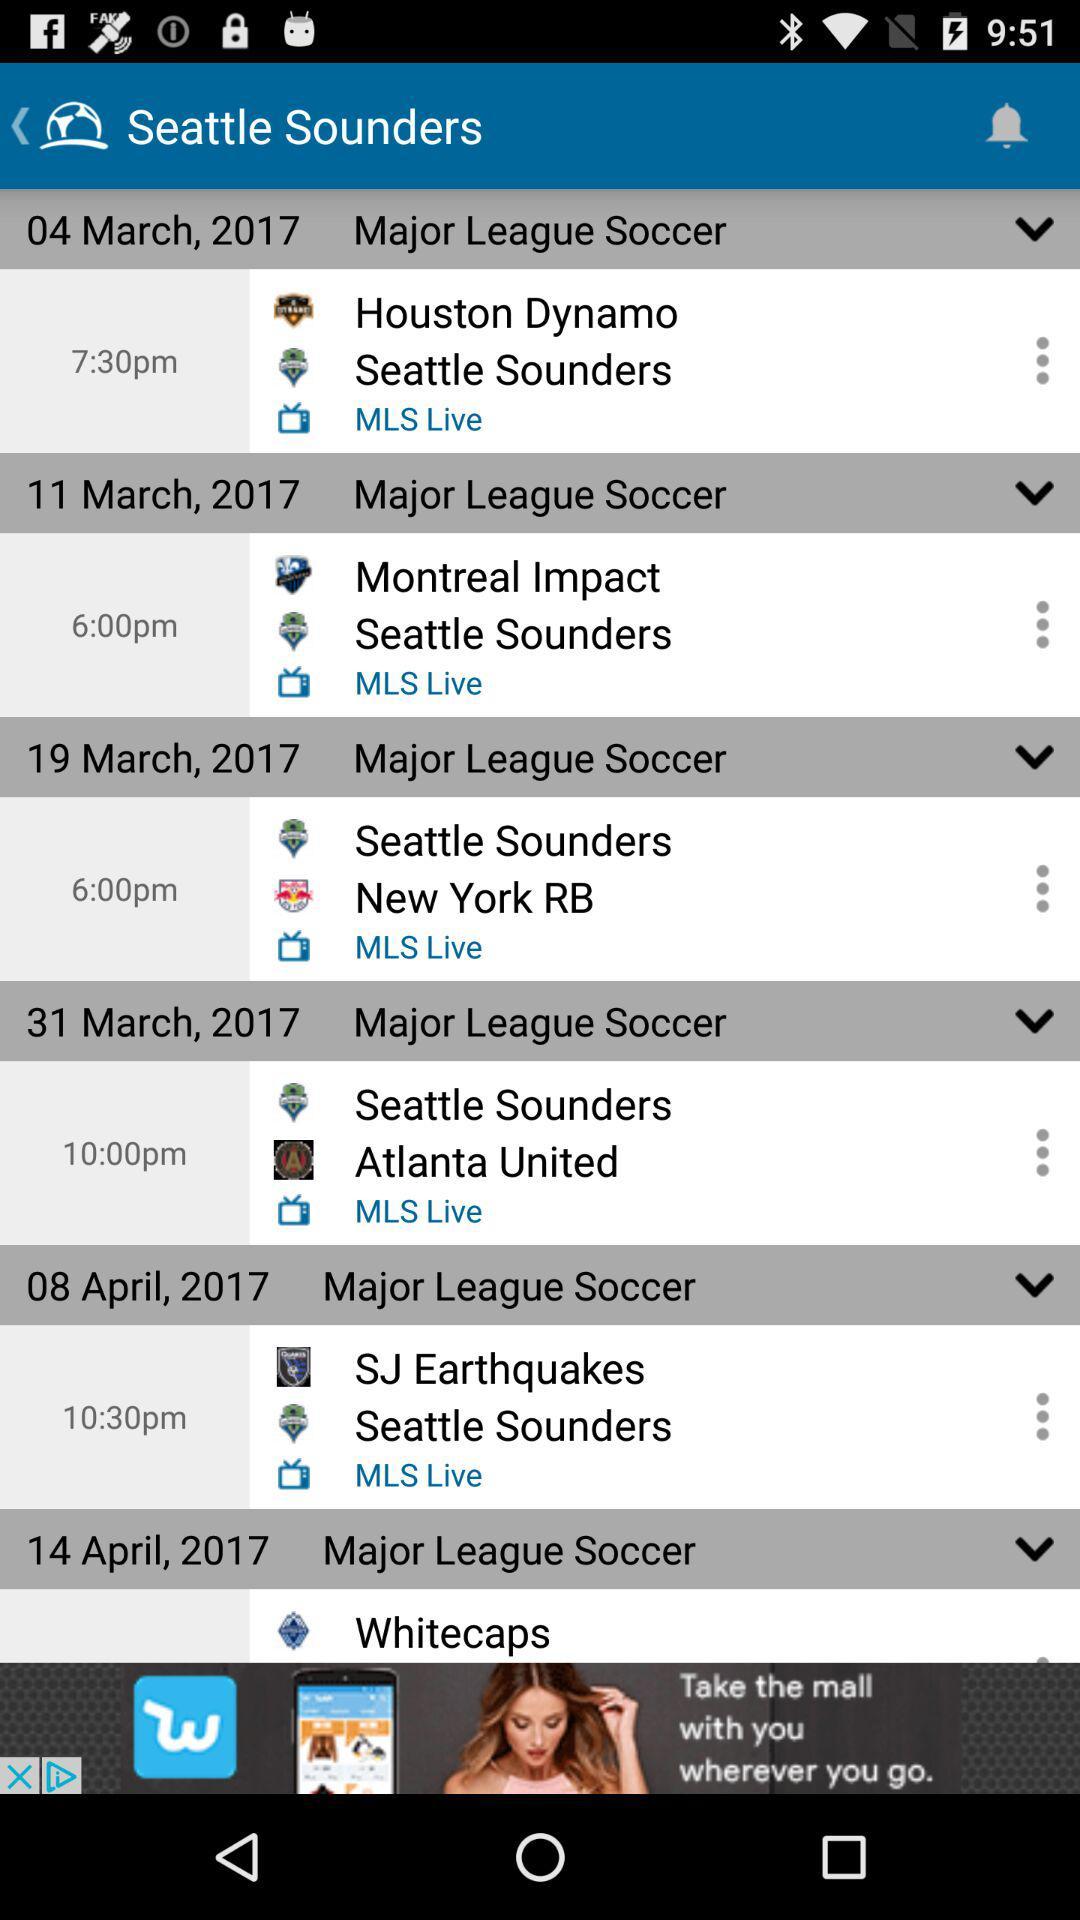 This screenshot has height=1920, width=1080. Describe the element at coordinates (540, 1727) in the screenshot. I see `see advertisement` at that location.